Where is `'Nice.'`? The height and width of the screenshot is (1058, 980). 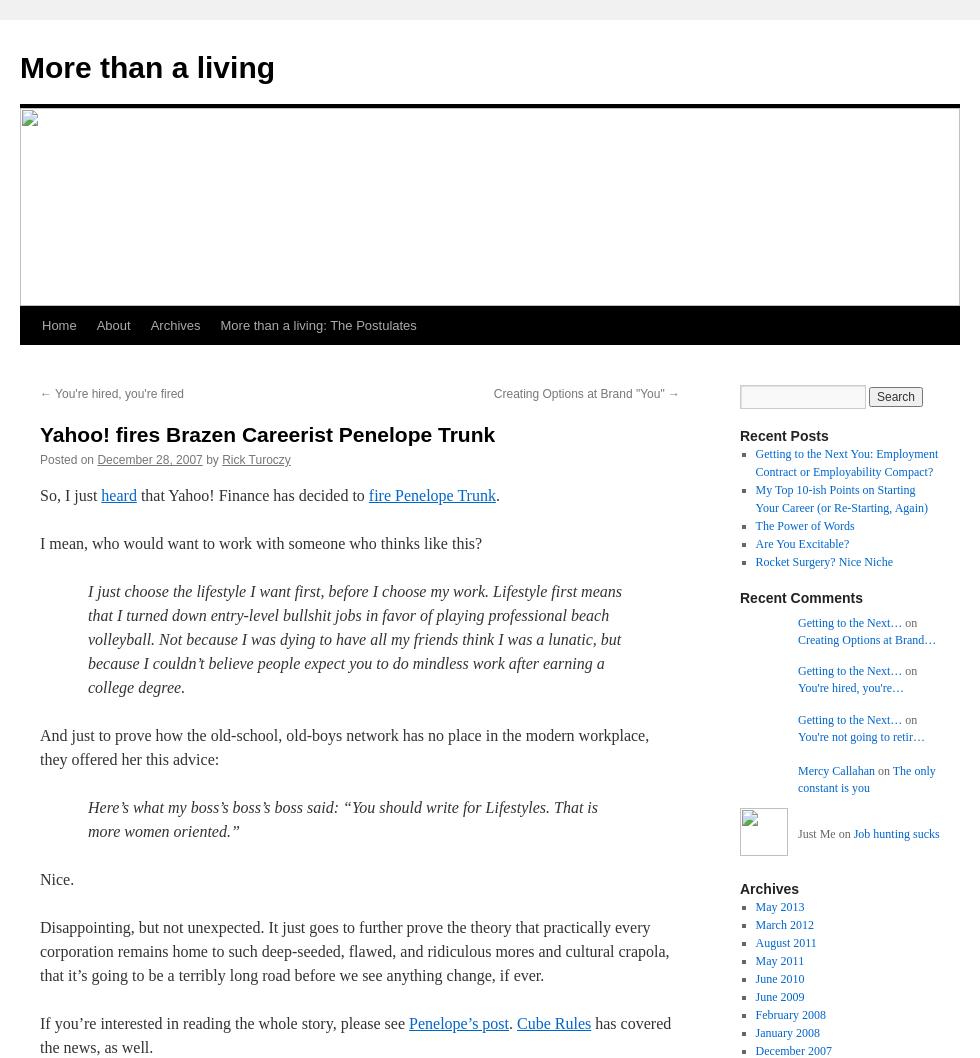 'Nice.' is located at coordinates (57, 878).